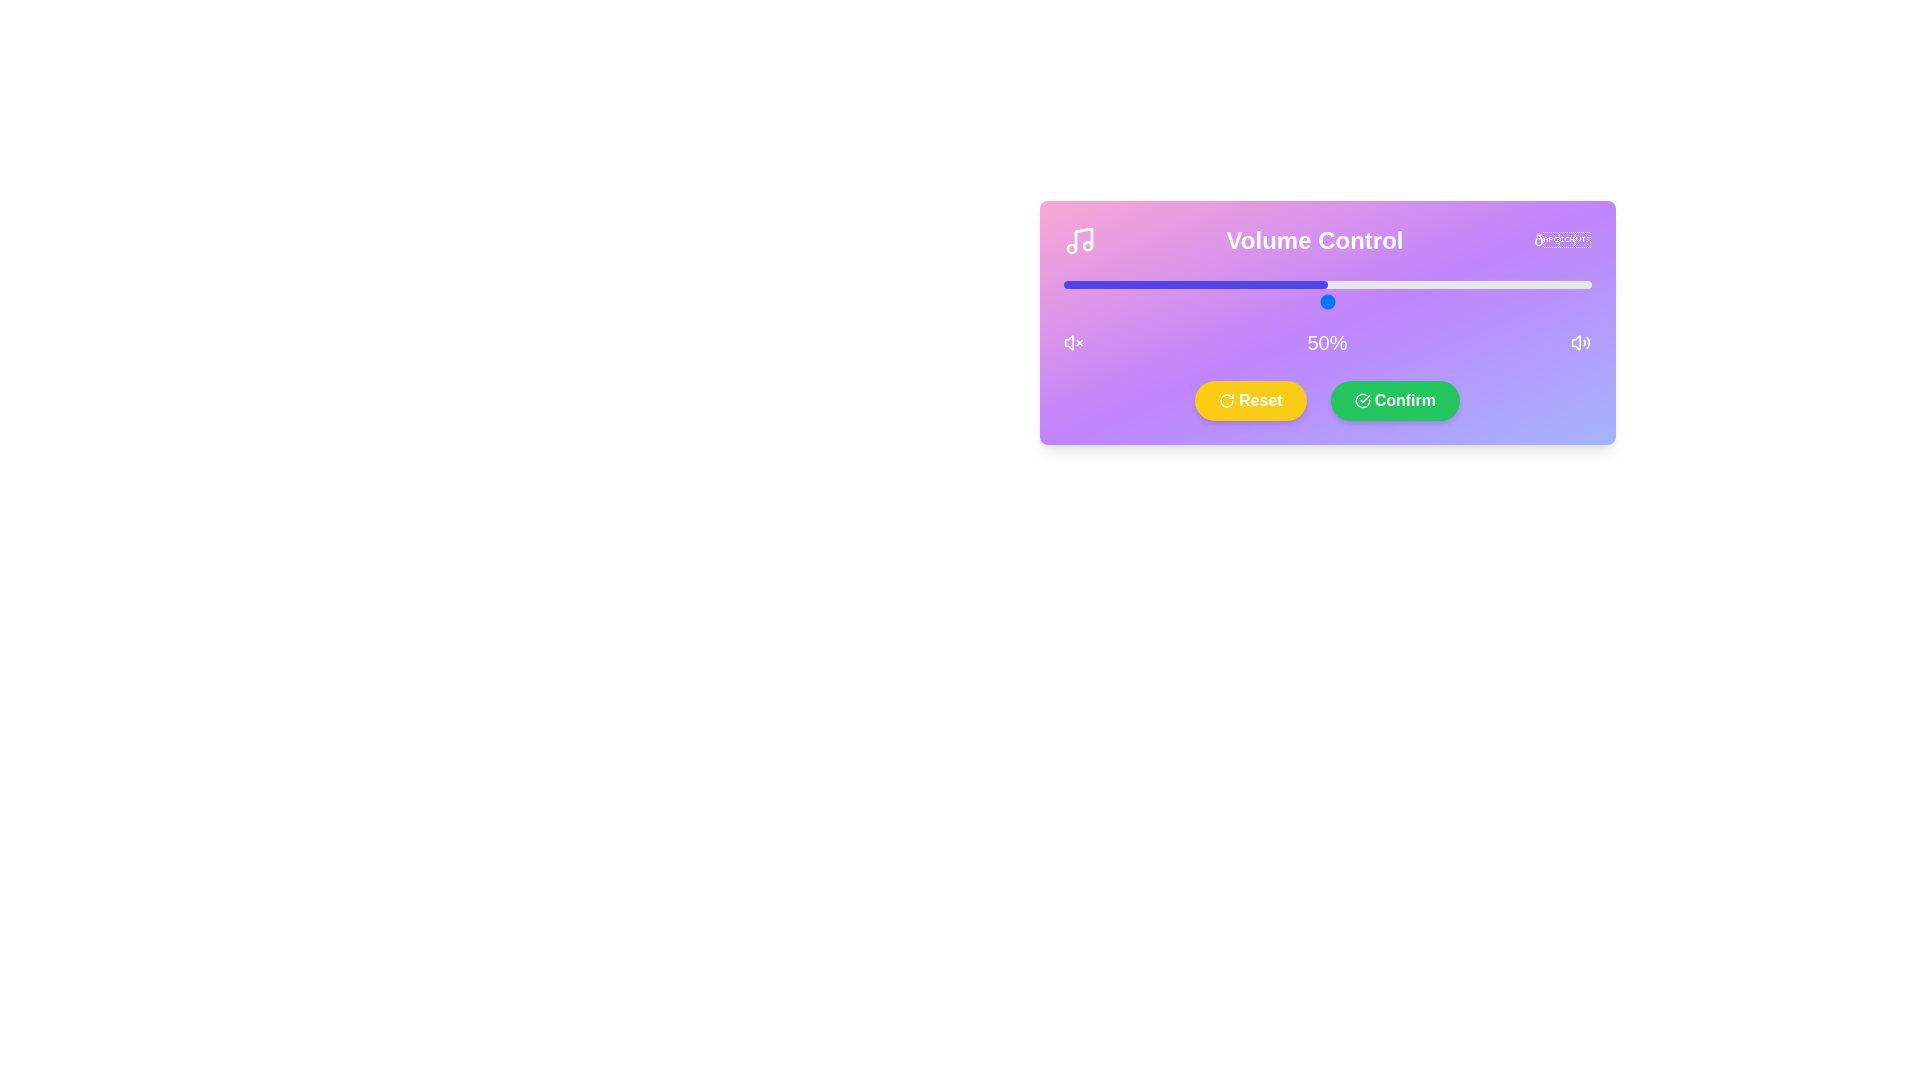  What do you see at coordinates (1190, 301) in the screenshot?
I see `the slider` at bounding box center [1190, 301].